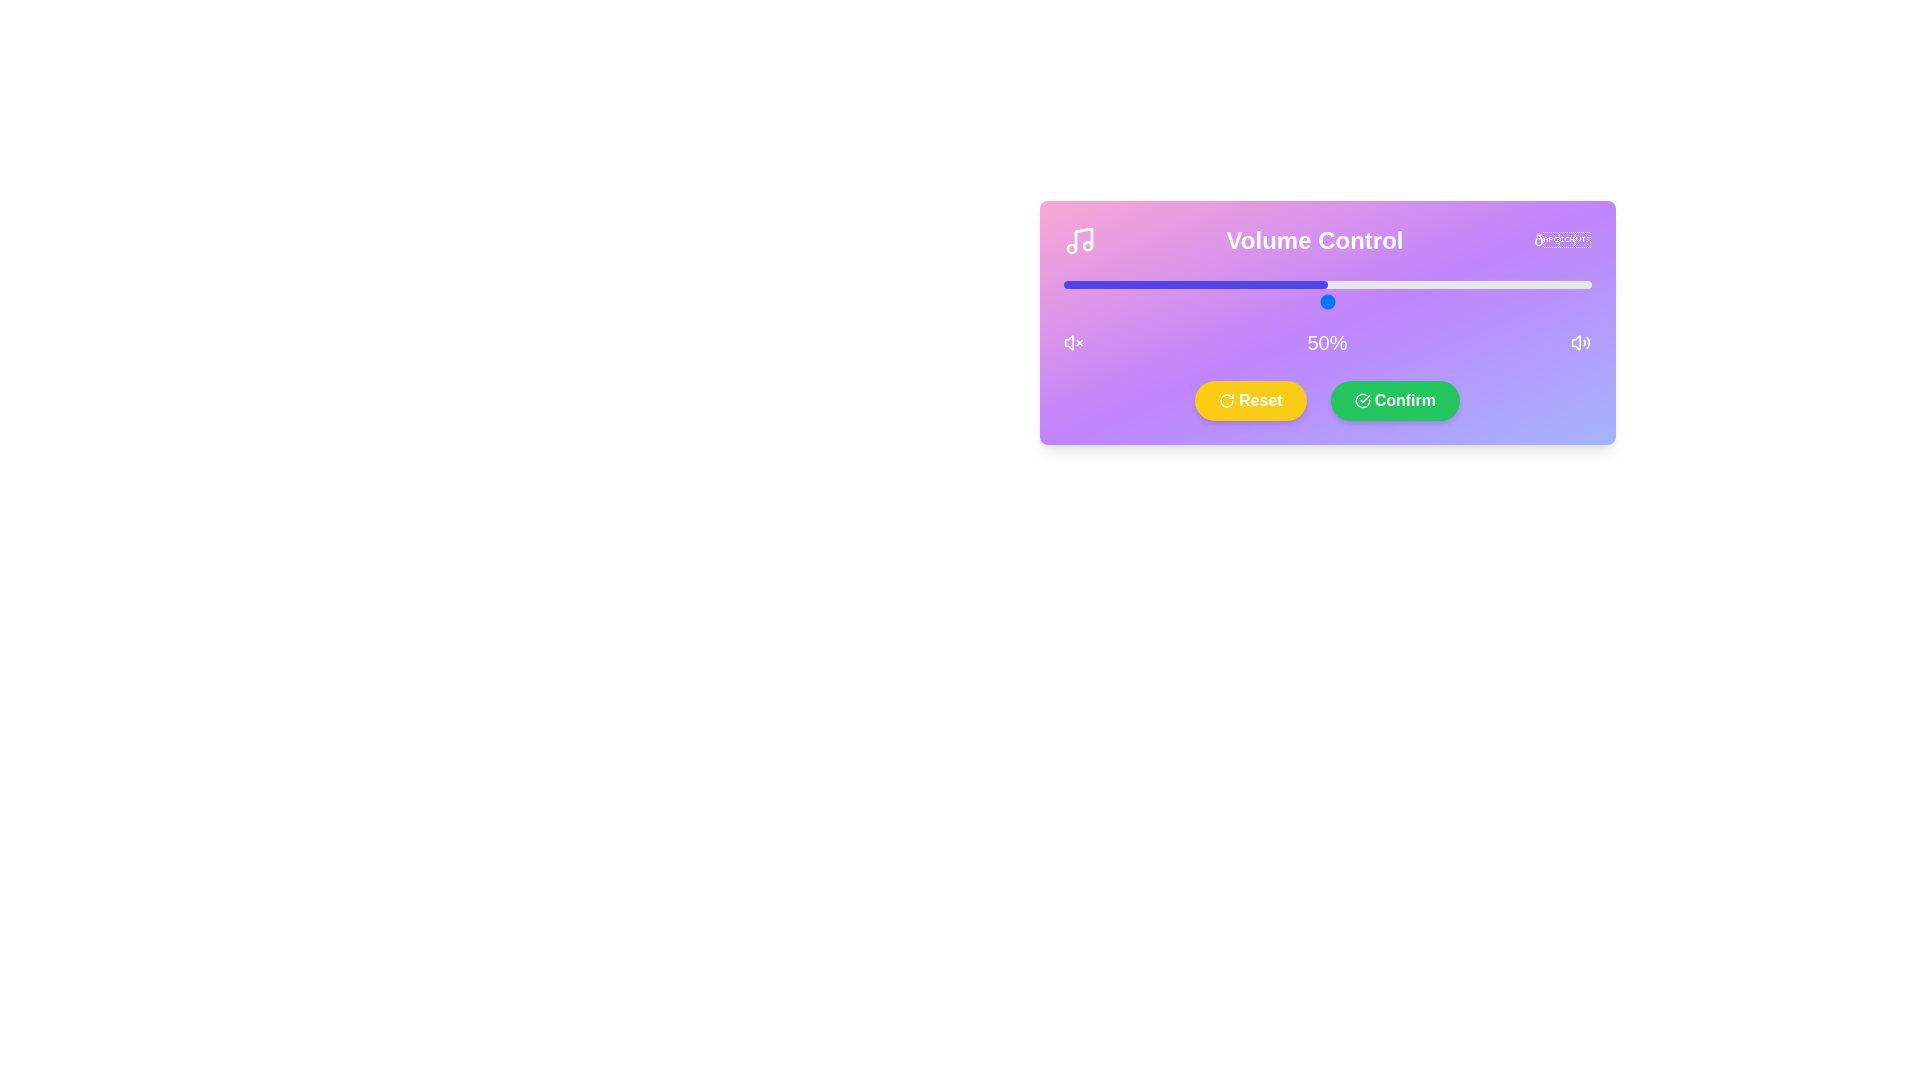  What do you see at coordinates (1190, 301) in the screenshot?
I see `the slider` at bounding box center [1190, 301].